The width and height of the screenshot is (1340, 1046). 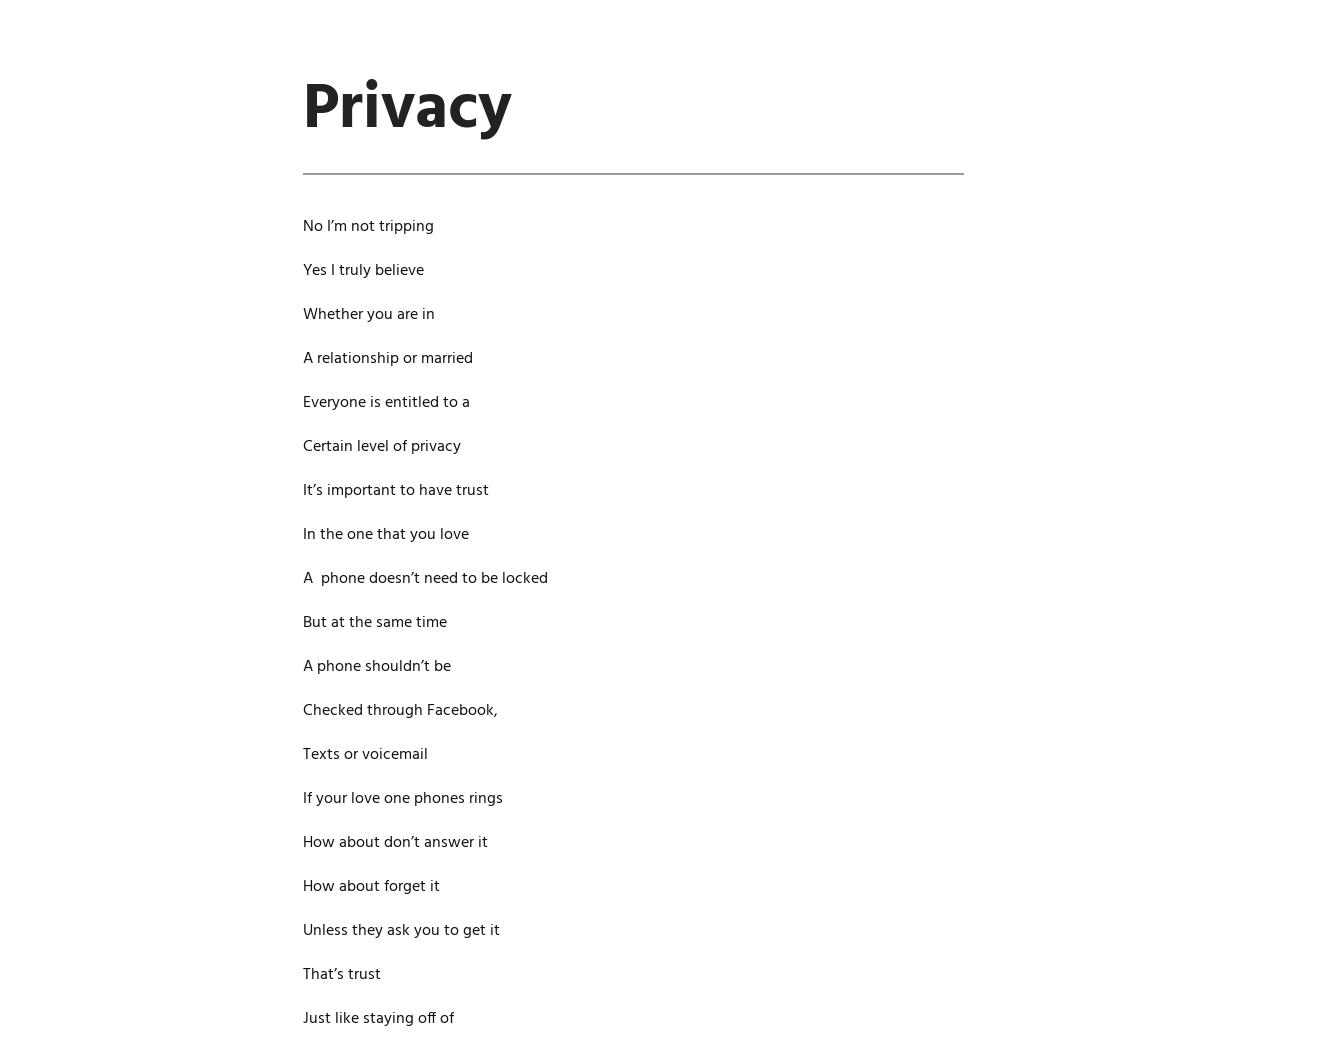 I want to click on 'Privacy', so click(x=406, y=109).